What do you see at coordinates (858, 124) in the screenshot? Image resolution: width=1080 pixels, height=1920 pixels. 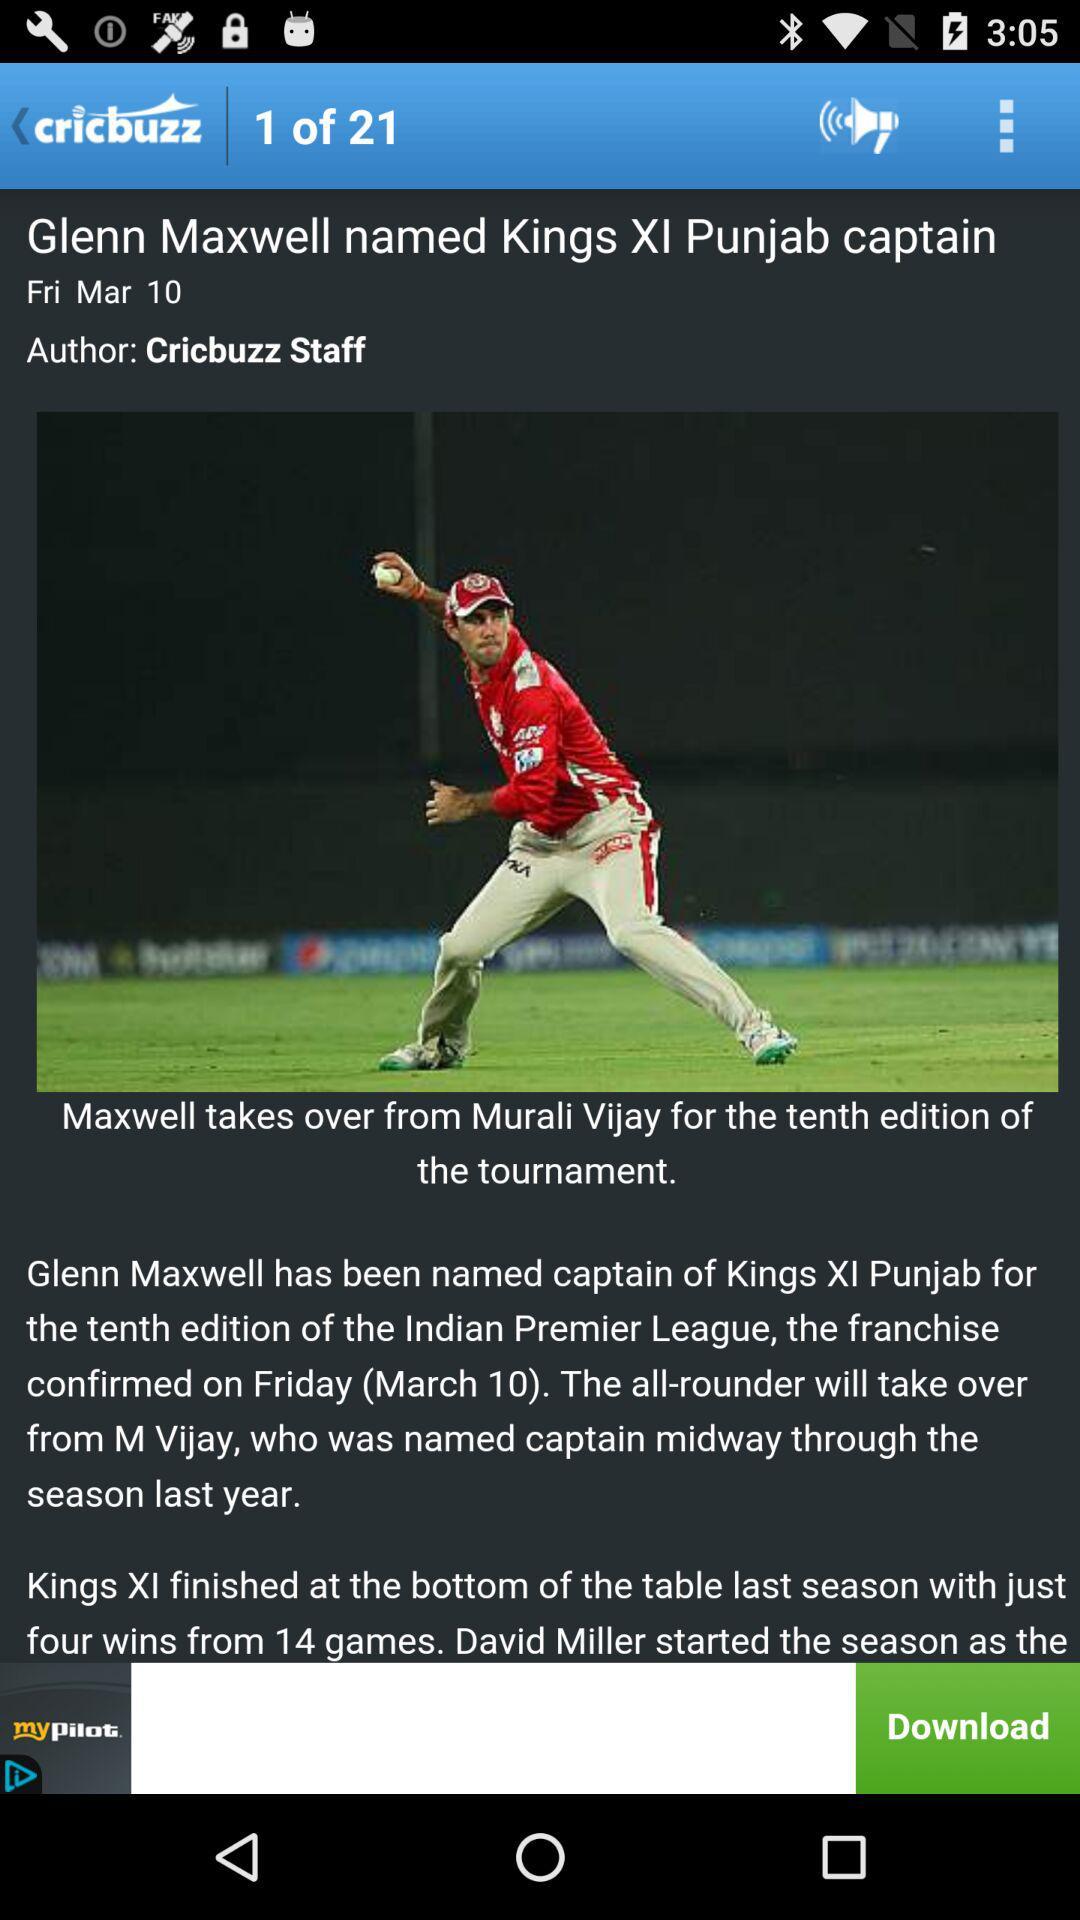 I see `volume` at bounding box center [858, 124].